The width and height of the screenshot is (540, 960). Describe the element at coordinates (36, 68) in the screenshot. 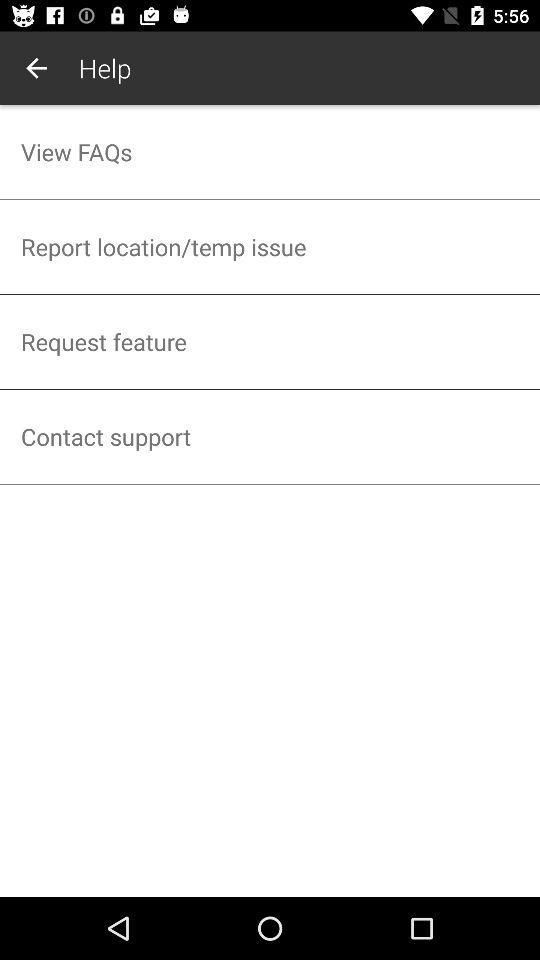

I see `app to the left of help icon` at that location.